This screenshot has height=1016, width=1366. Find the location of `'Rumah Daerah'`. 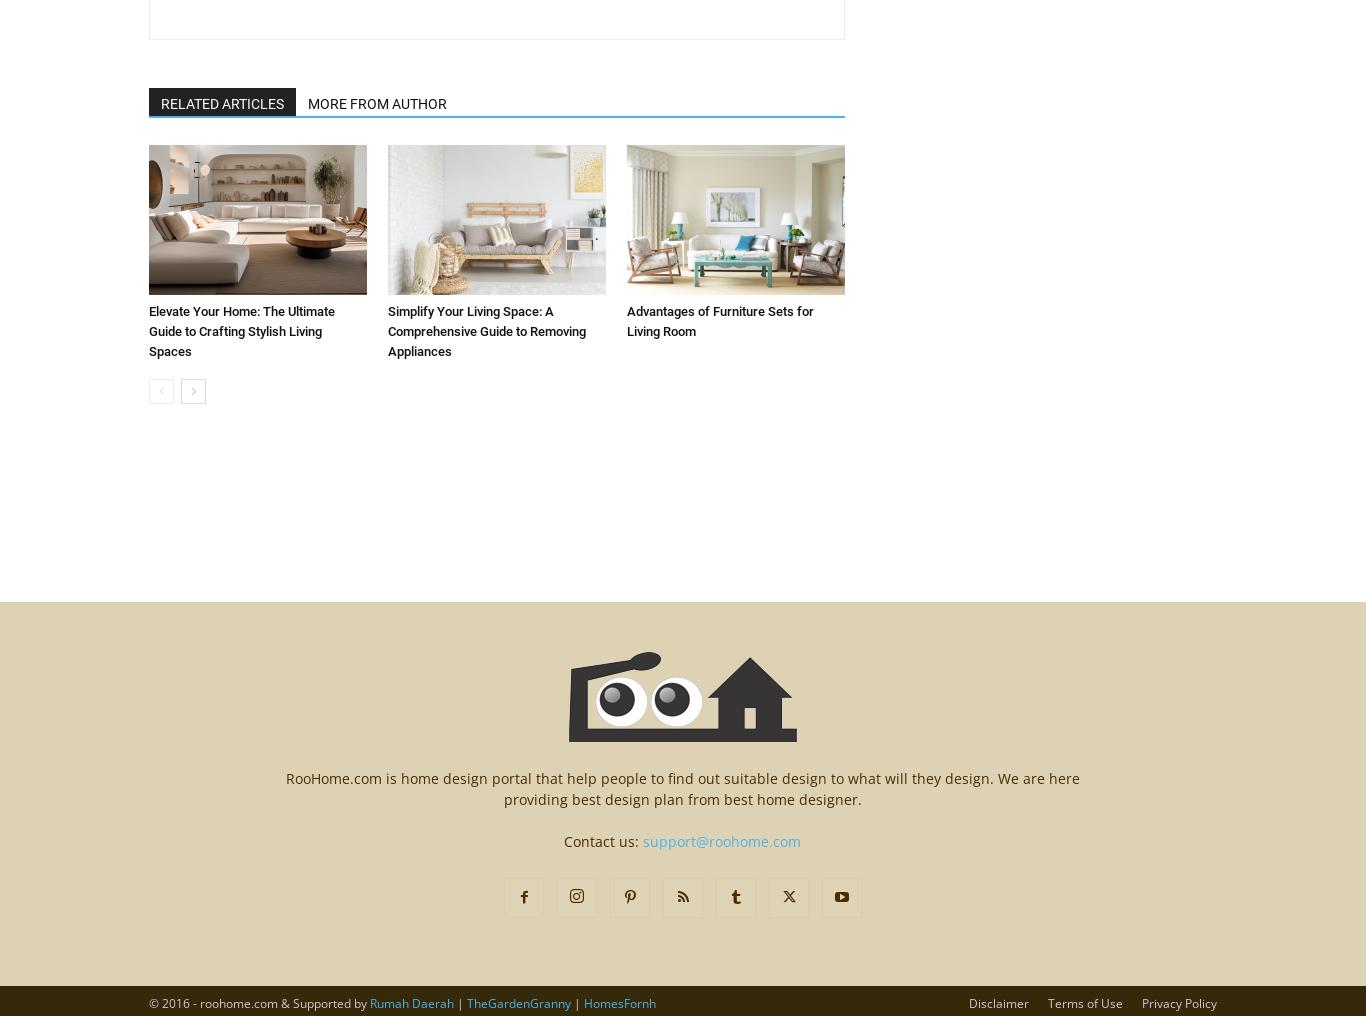

'Rumah Daerah' is located at coordinates (410, 1003).